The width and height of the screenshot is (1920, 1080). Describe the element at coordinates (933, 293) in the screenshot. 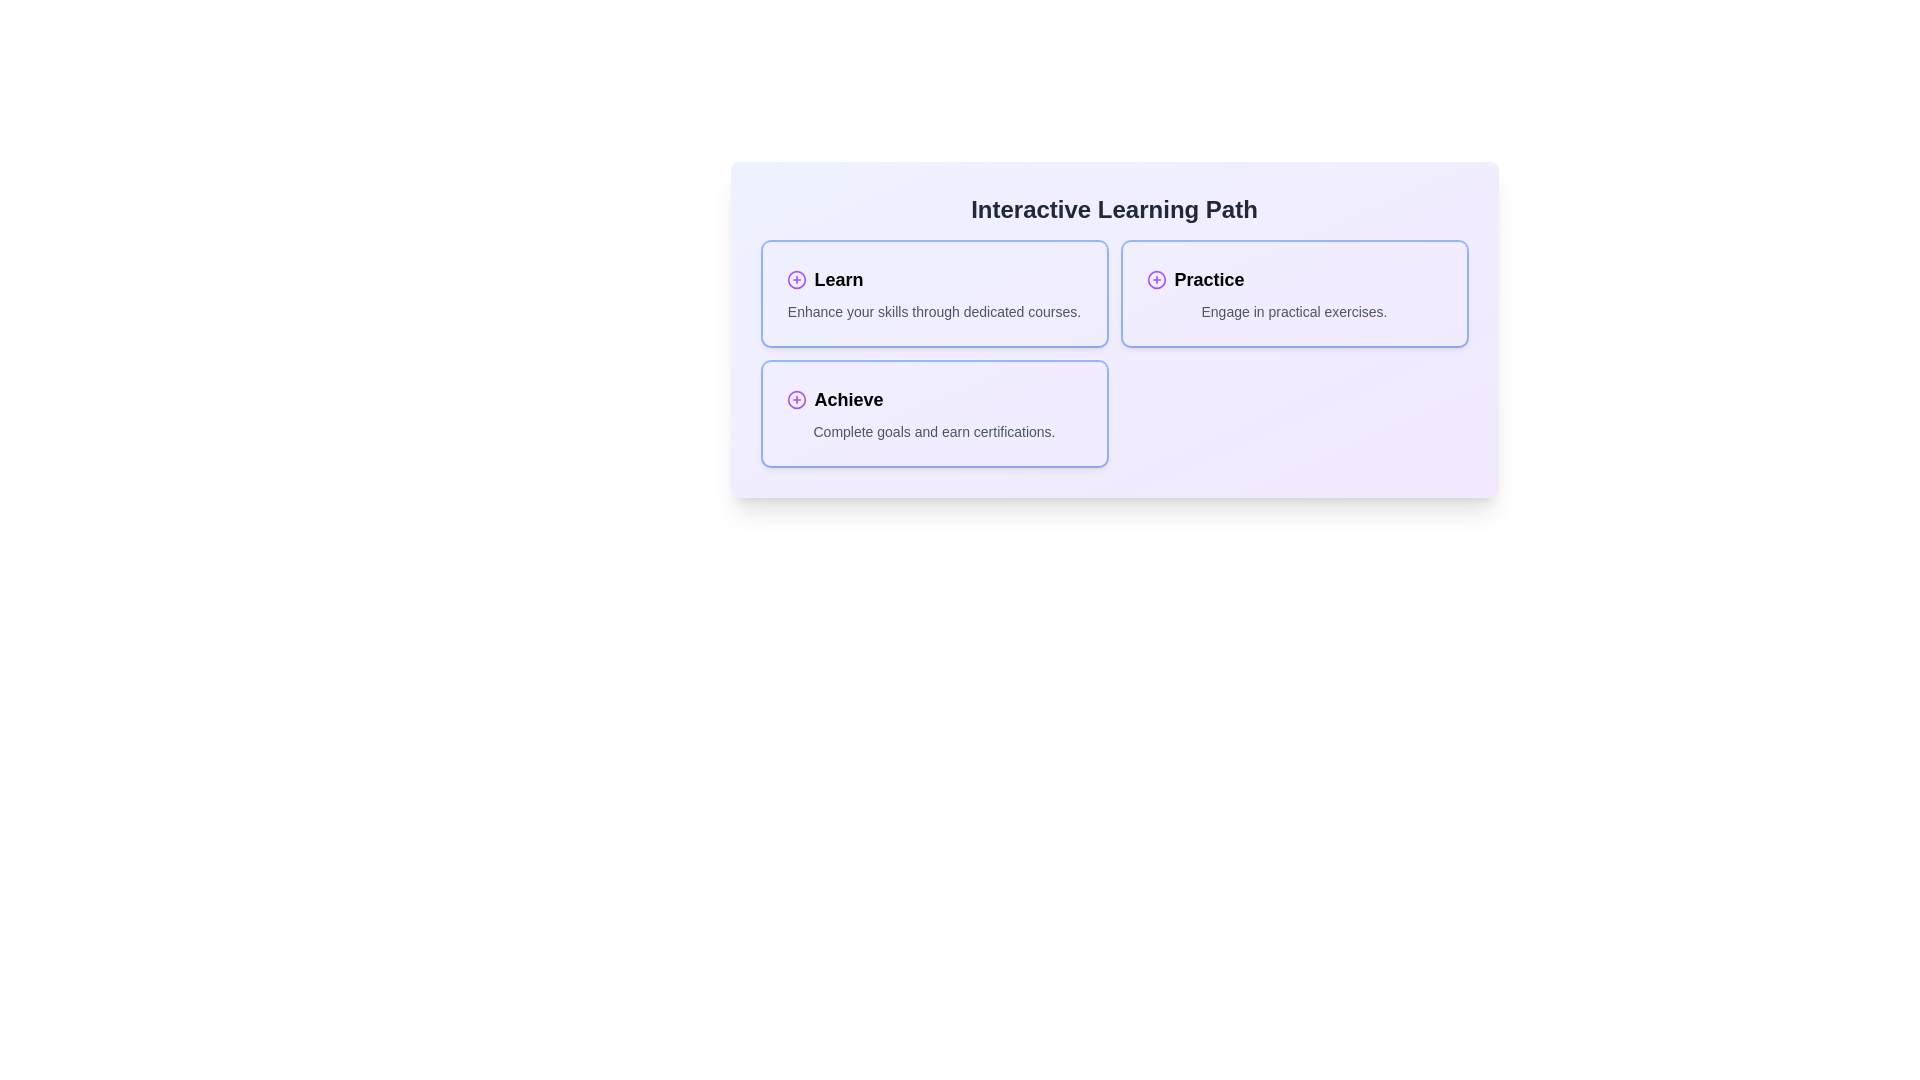

I see `the first card in the grid layout` at that location.